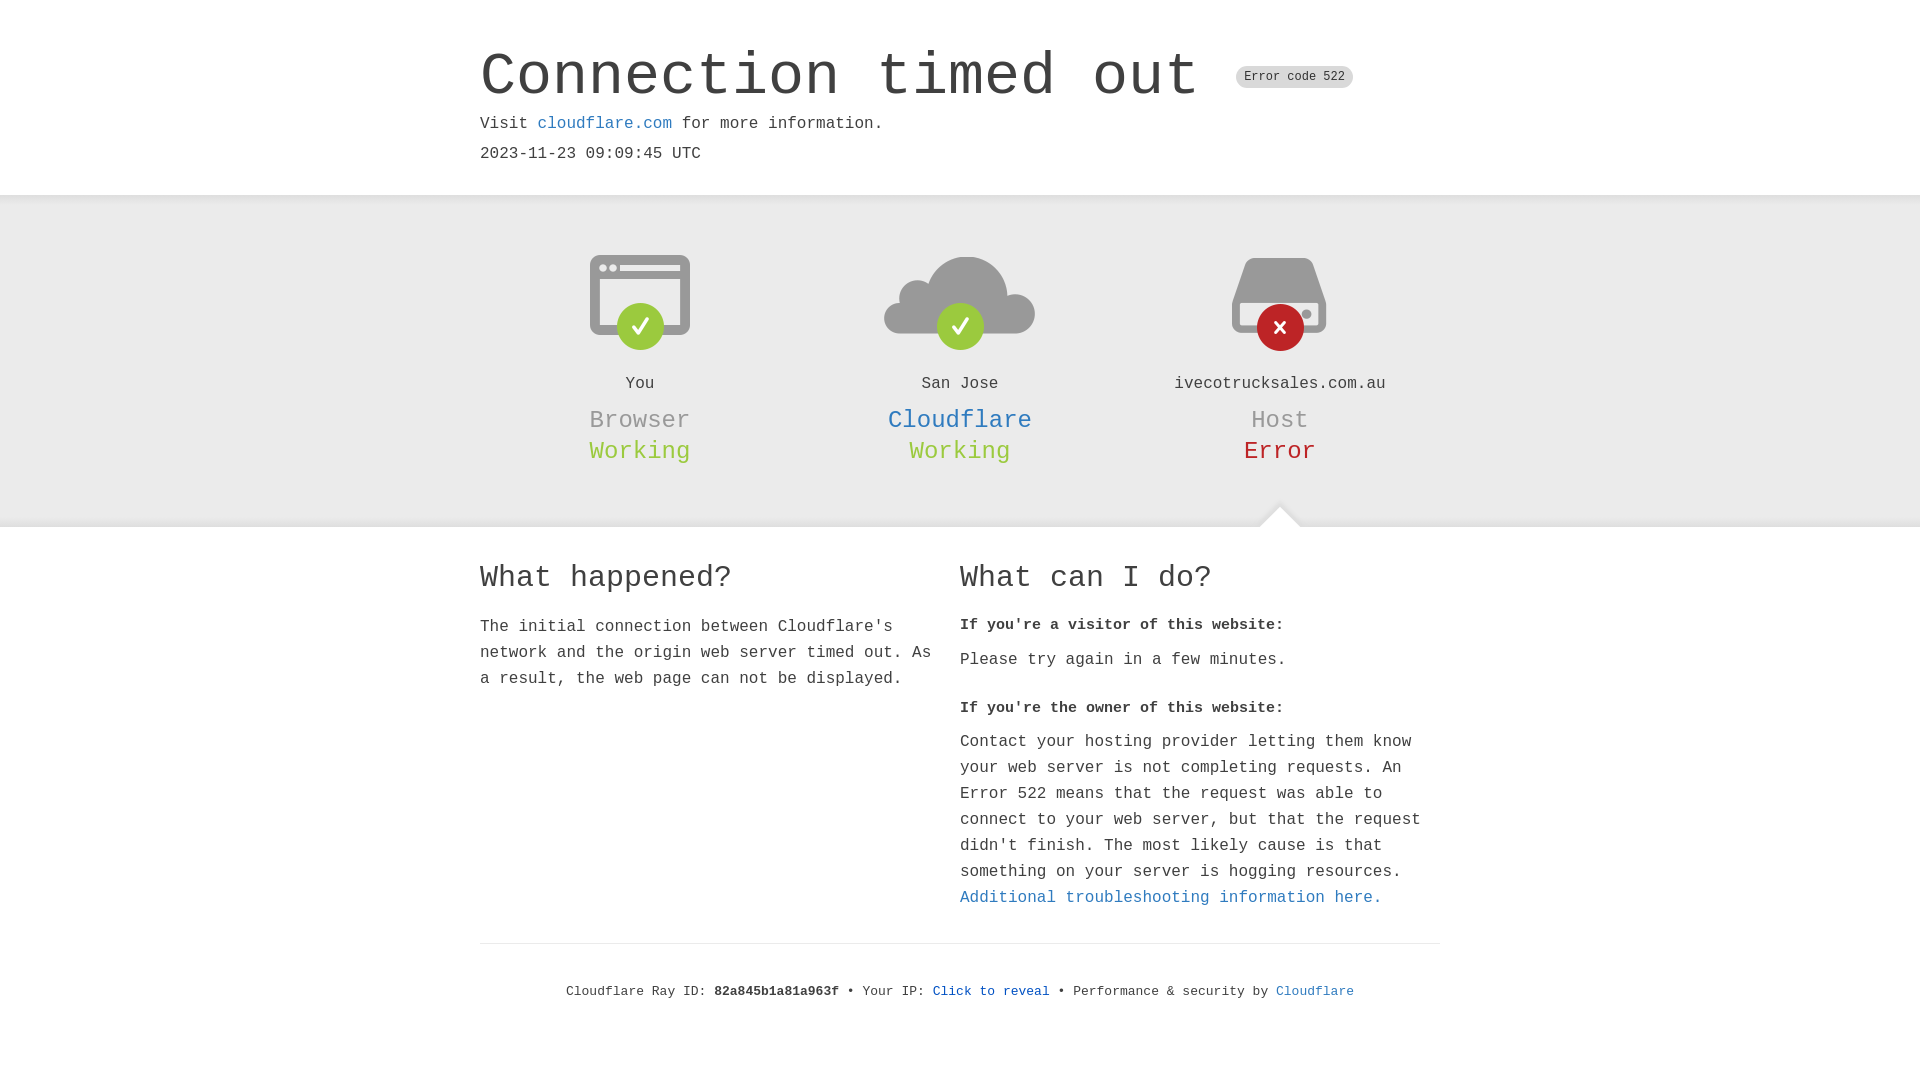 The image size is (1920, 1080). What do you see at coordinates (991, 991) in the screenshot?
I see `'Click to reveal'` at bounding box center [991, 991].